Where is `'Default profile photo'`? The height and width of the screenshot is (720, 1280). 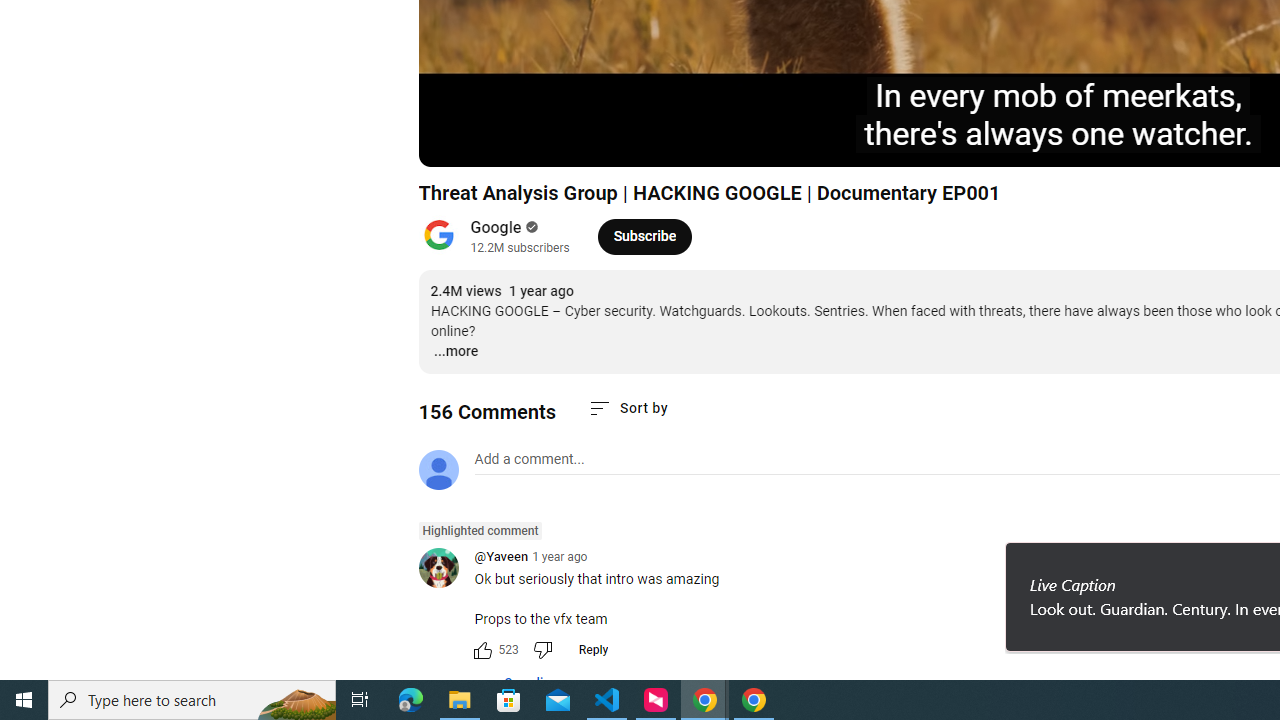
'Default profile photo' is located at coordinates (438, 470).